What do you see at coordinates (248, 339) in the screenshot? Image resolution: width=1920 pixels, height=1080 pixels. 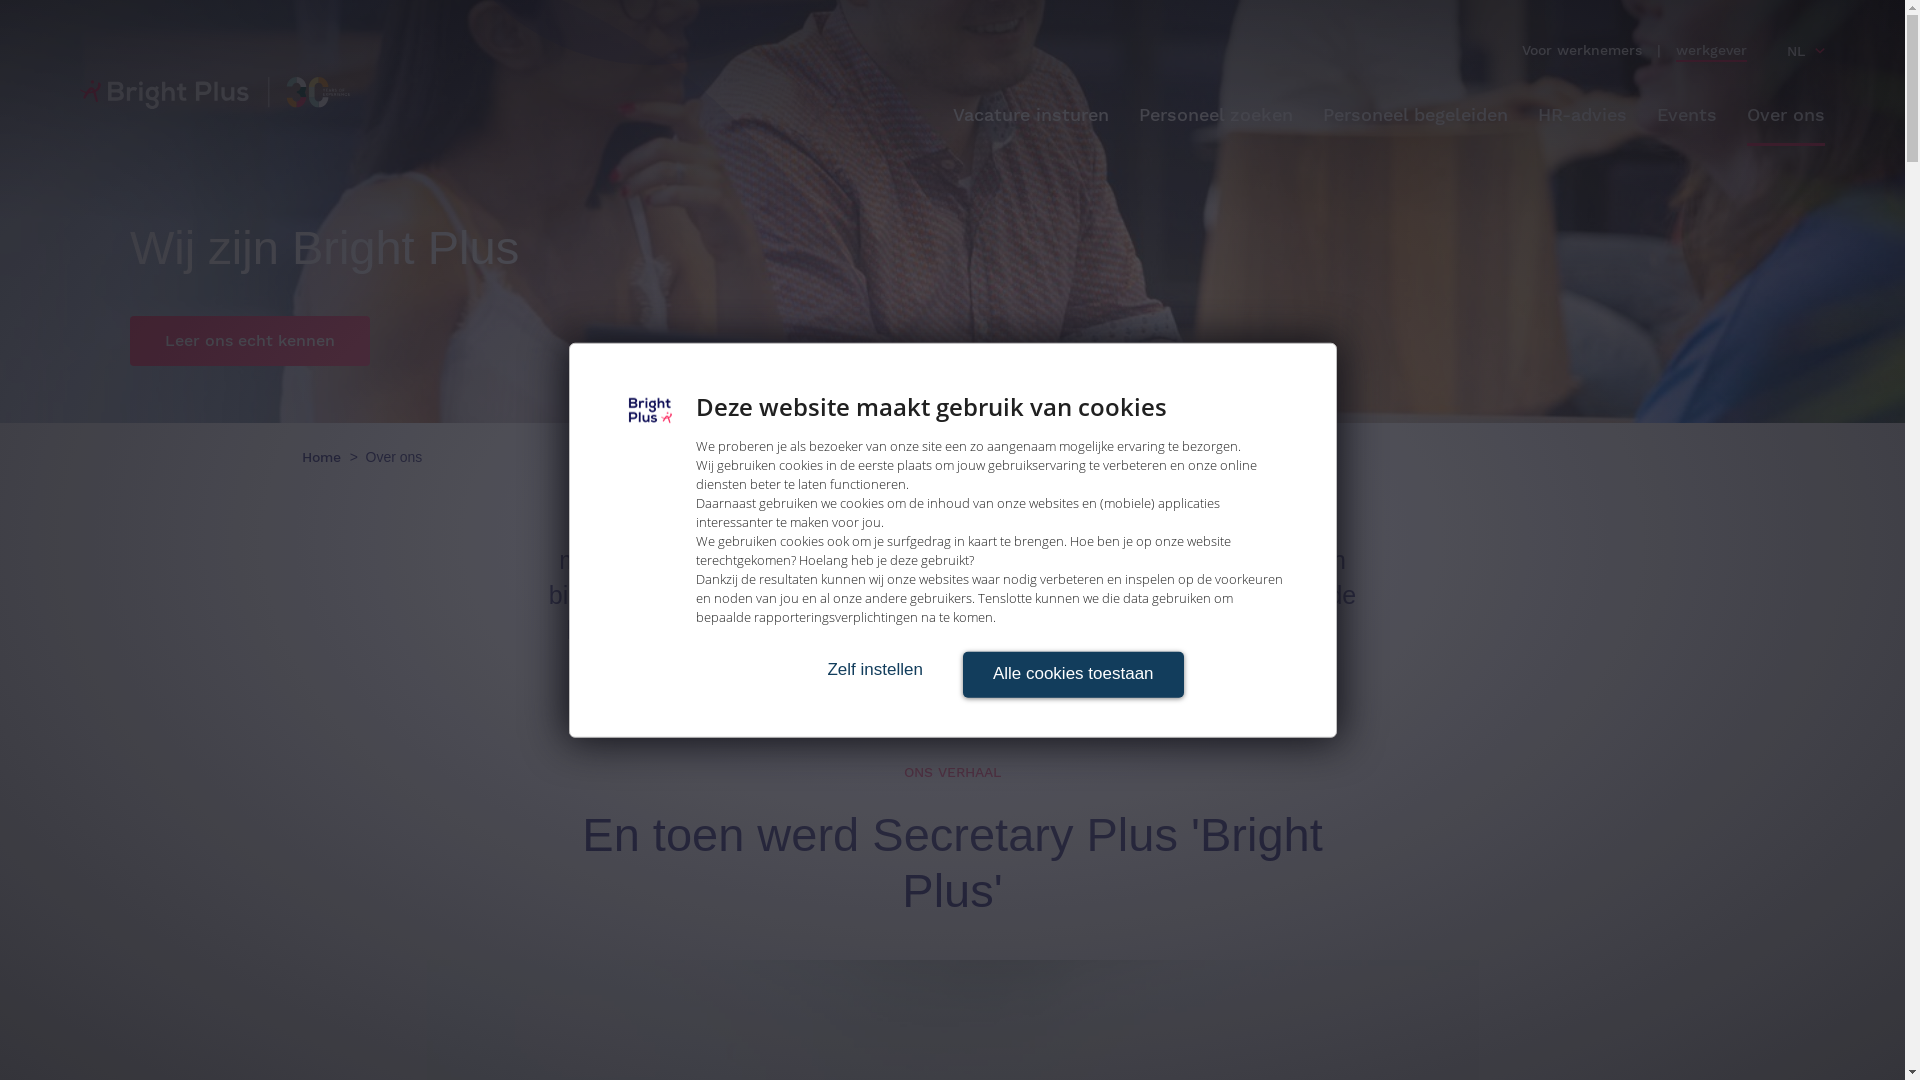 I see `'Leer ons echt kennen'` at bounding box center [248, 339].